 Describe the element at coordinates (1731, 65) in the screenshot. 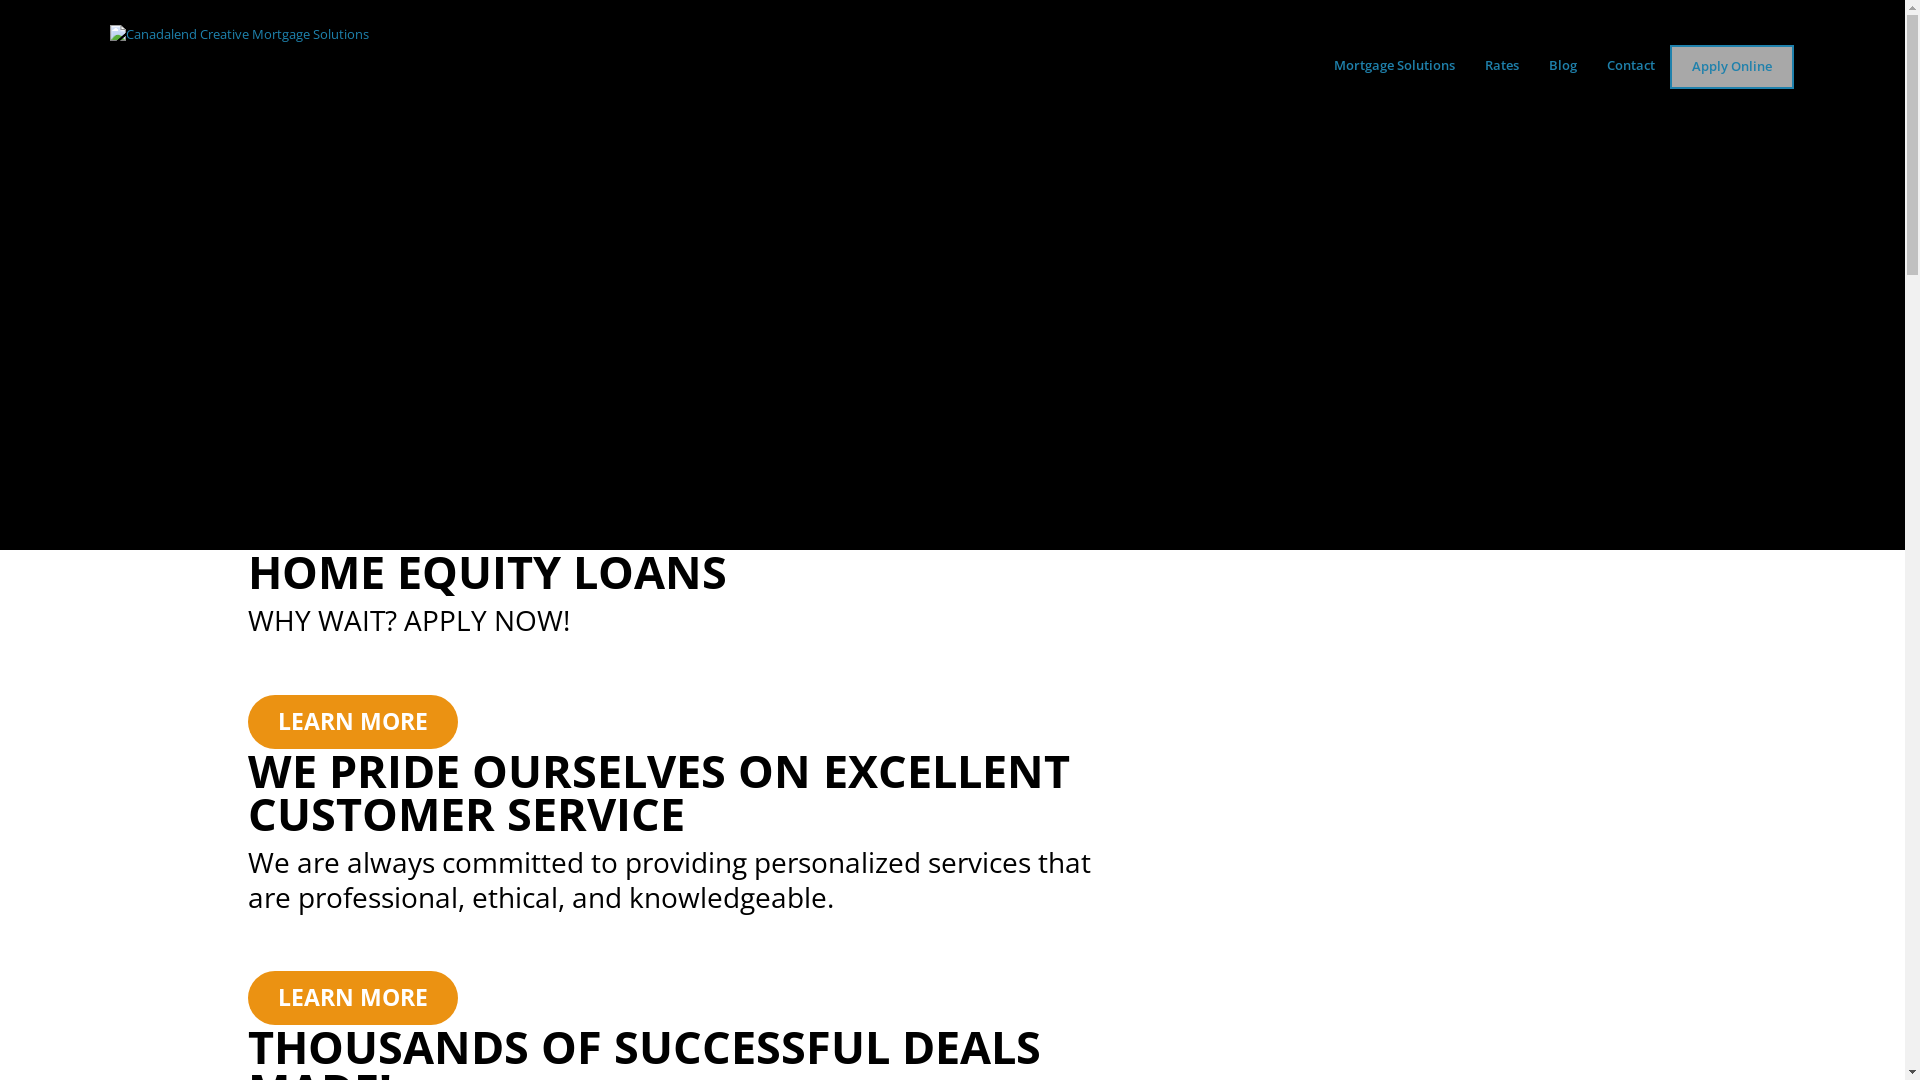

I see `'Apply Online'` at that location.